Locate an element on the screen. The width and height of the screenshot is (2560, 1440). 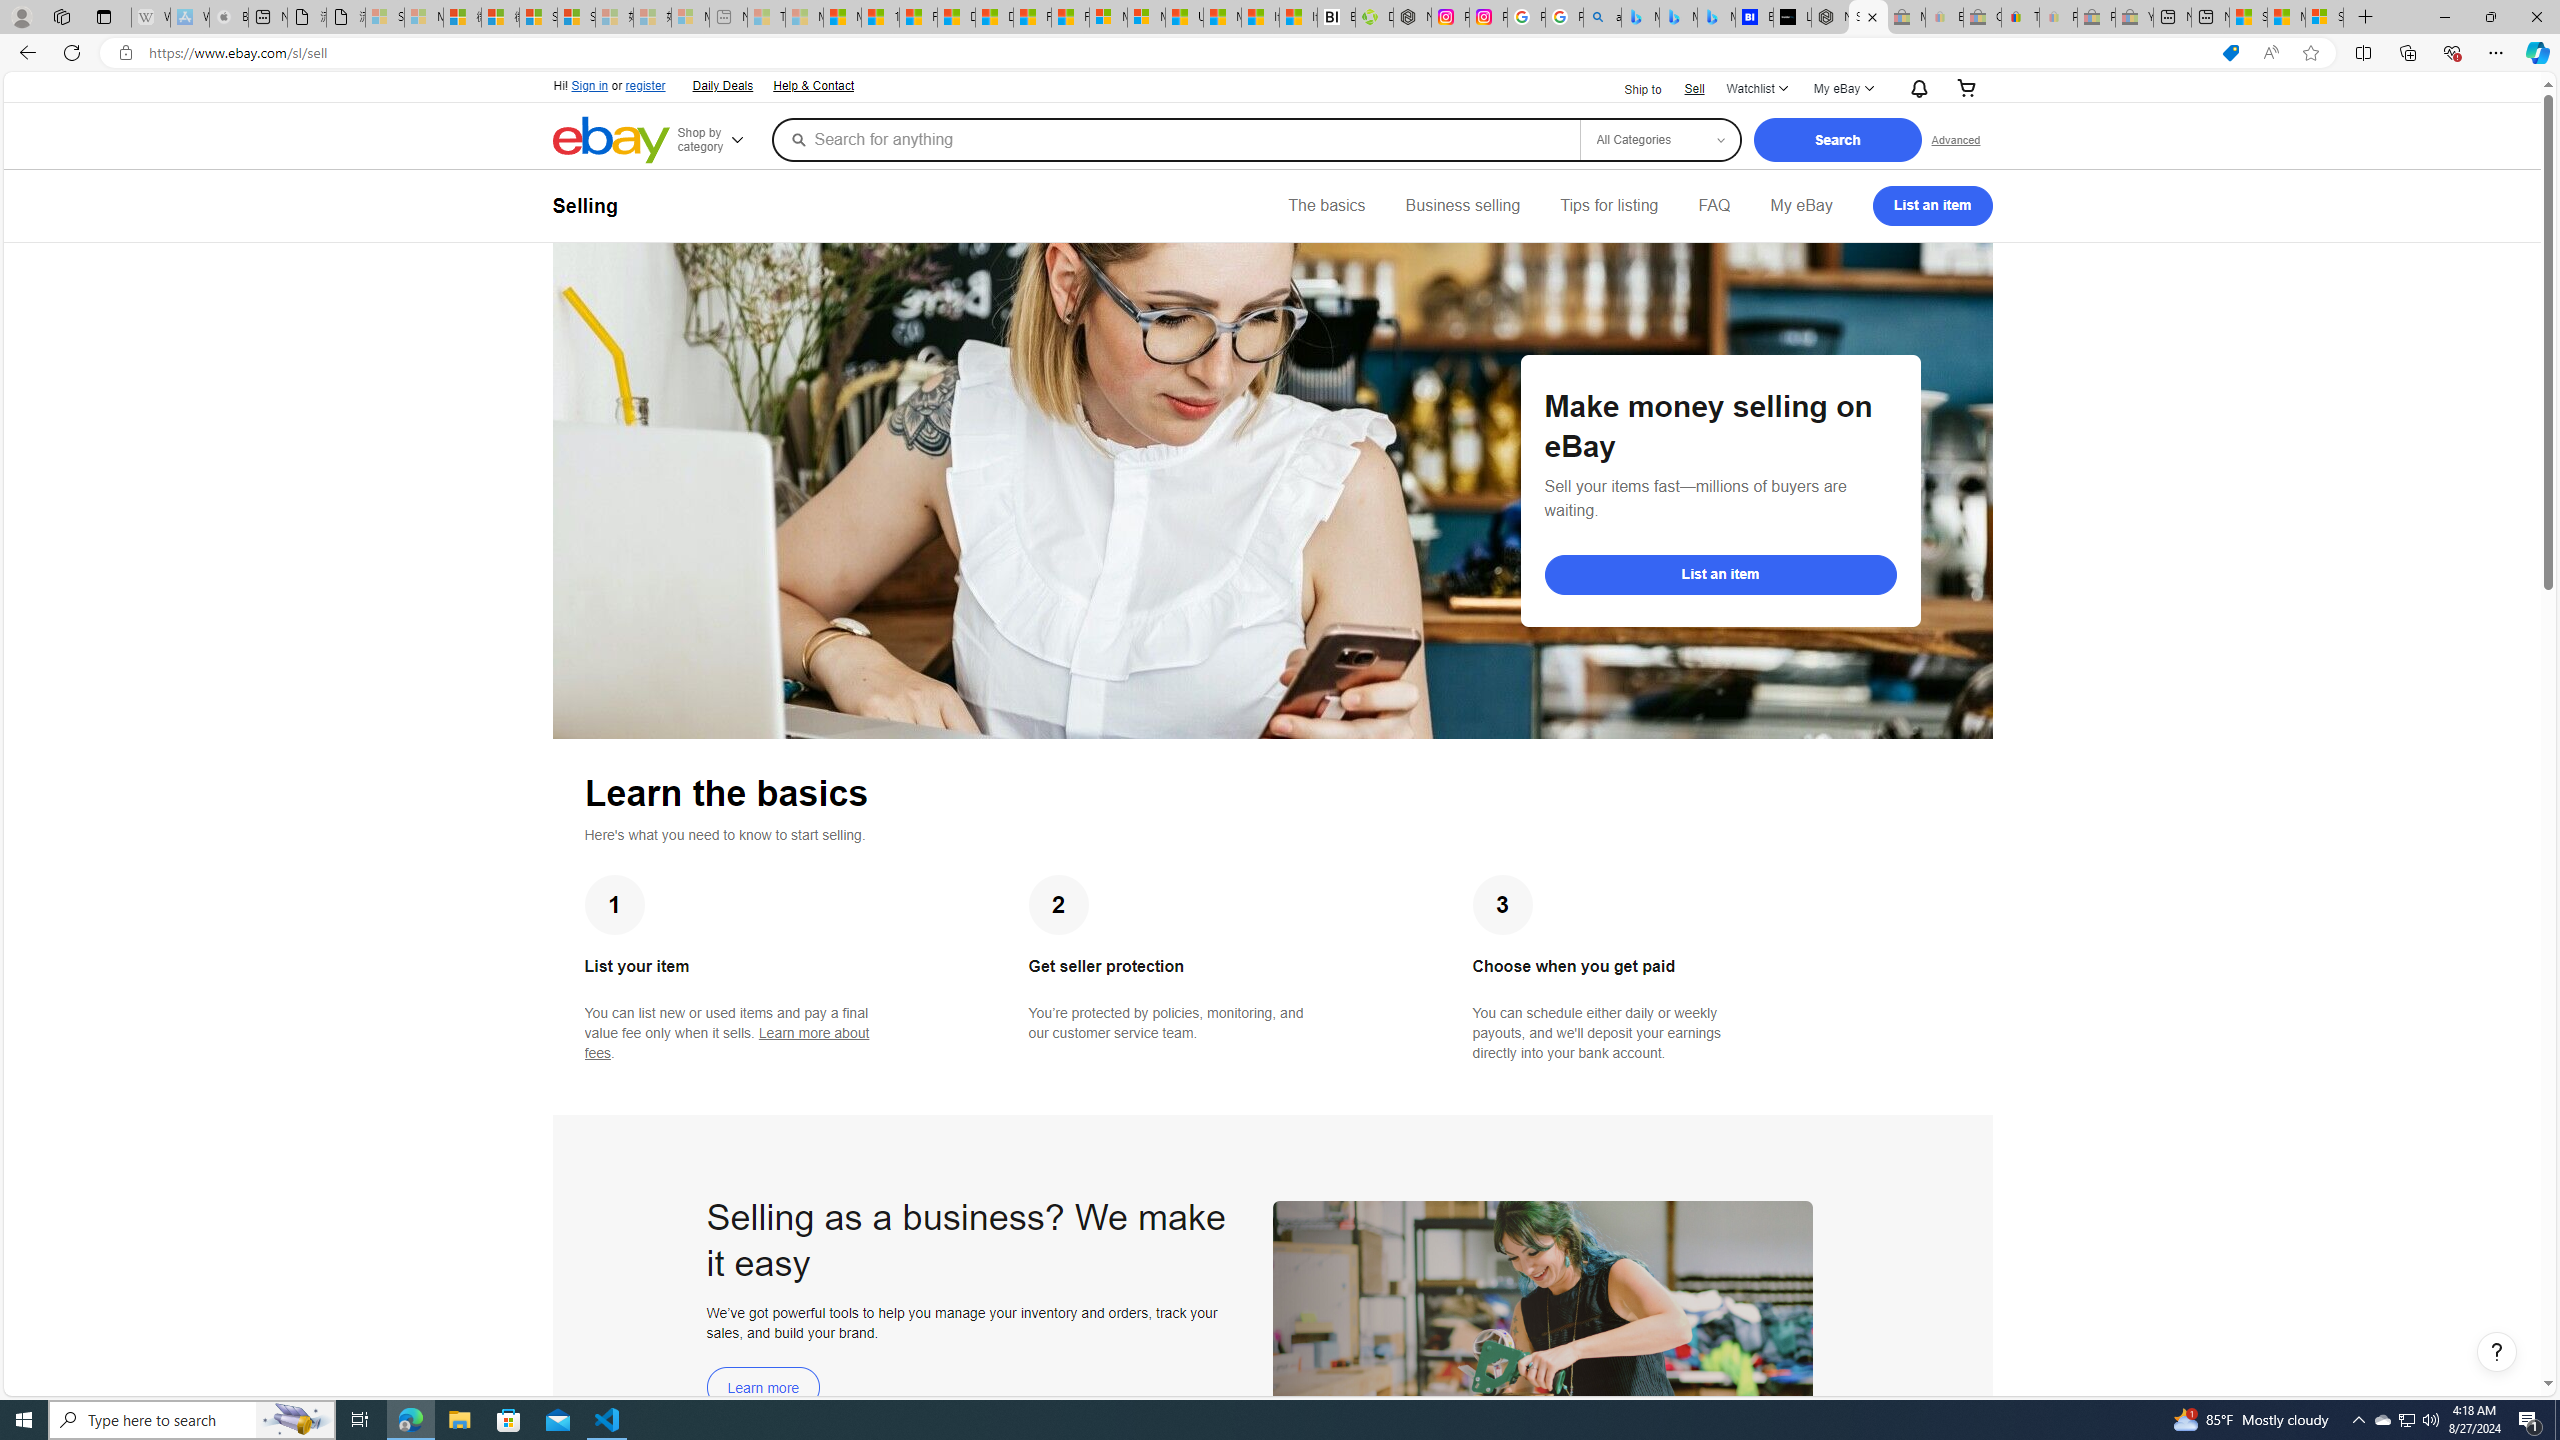
'Descarga Driver Updater' is located at coordinates (1373, 16).